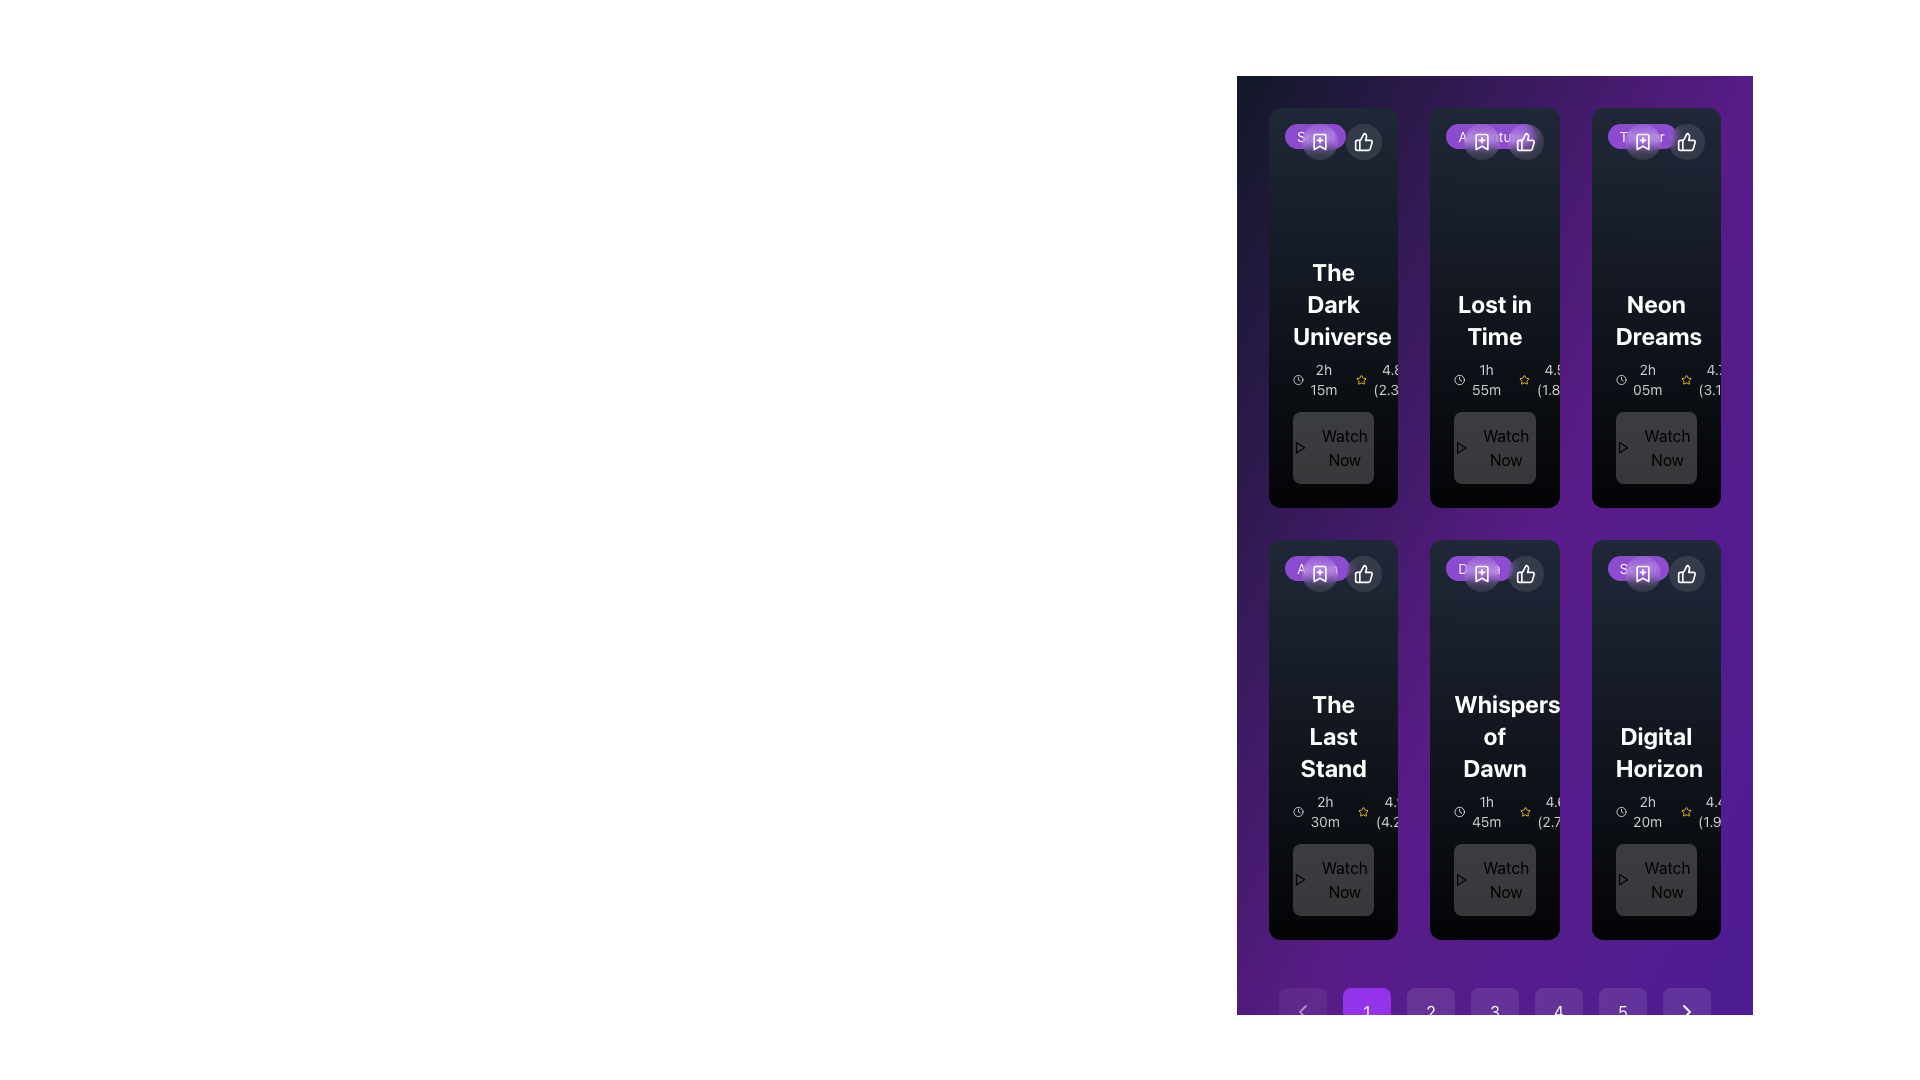 Image resolution: width=1920 pixels, height=1080 pixels. Describe the element at coordinates (1344, 878) in the screenshot. I see `the primary call-to-action button for playing content associated with the card titled 'The Last Stand', which is centrally positioned at the bottom of the card layout` at that location.